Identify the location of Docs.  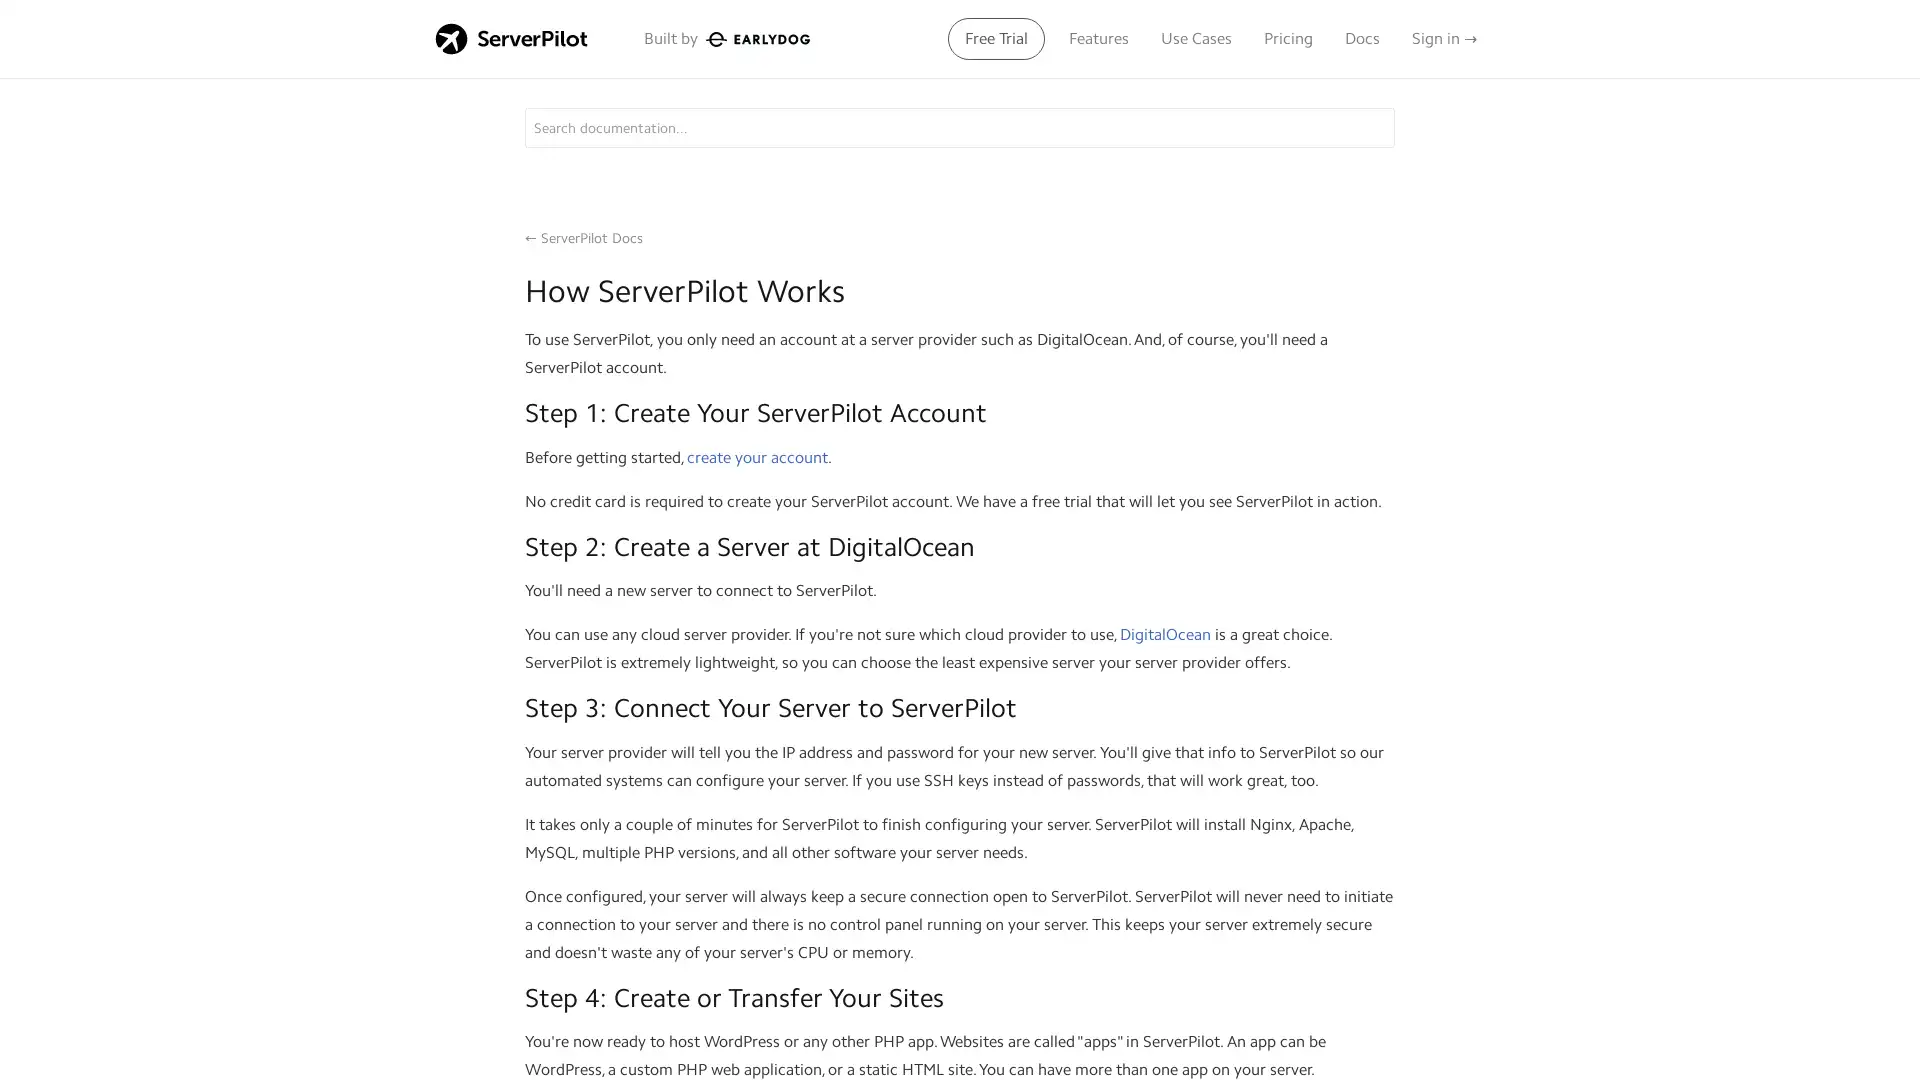
(1361, 38).